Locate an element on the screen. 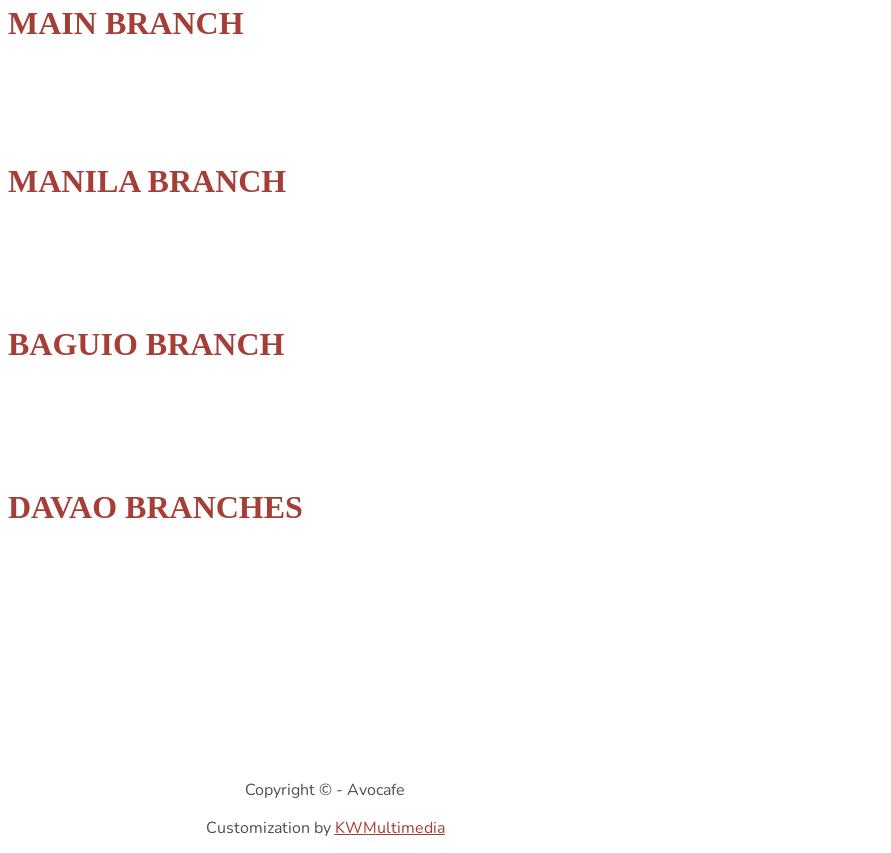 The width and height of the screenshot is (891, 853). 'BAGUIO BRANCH' is located at coordinates (145, 343).